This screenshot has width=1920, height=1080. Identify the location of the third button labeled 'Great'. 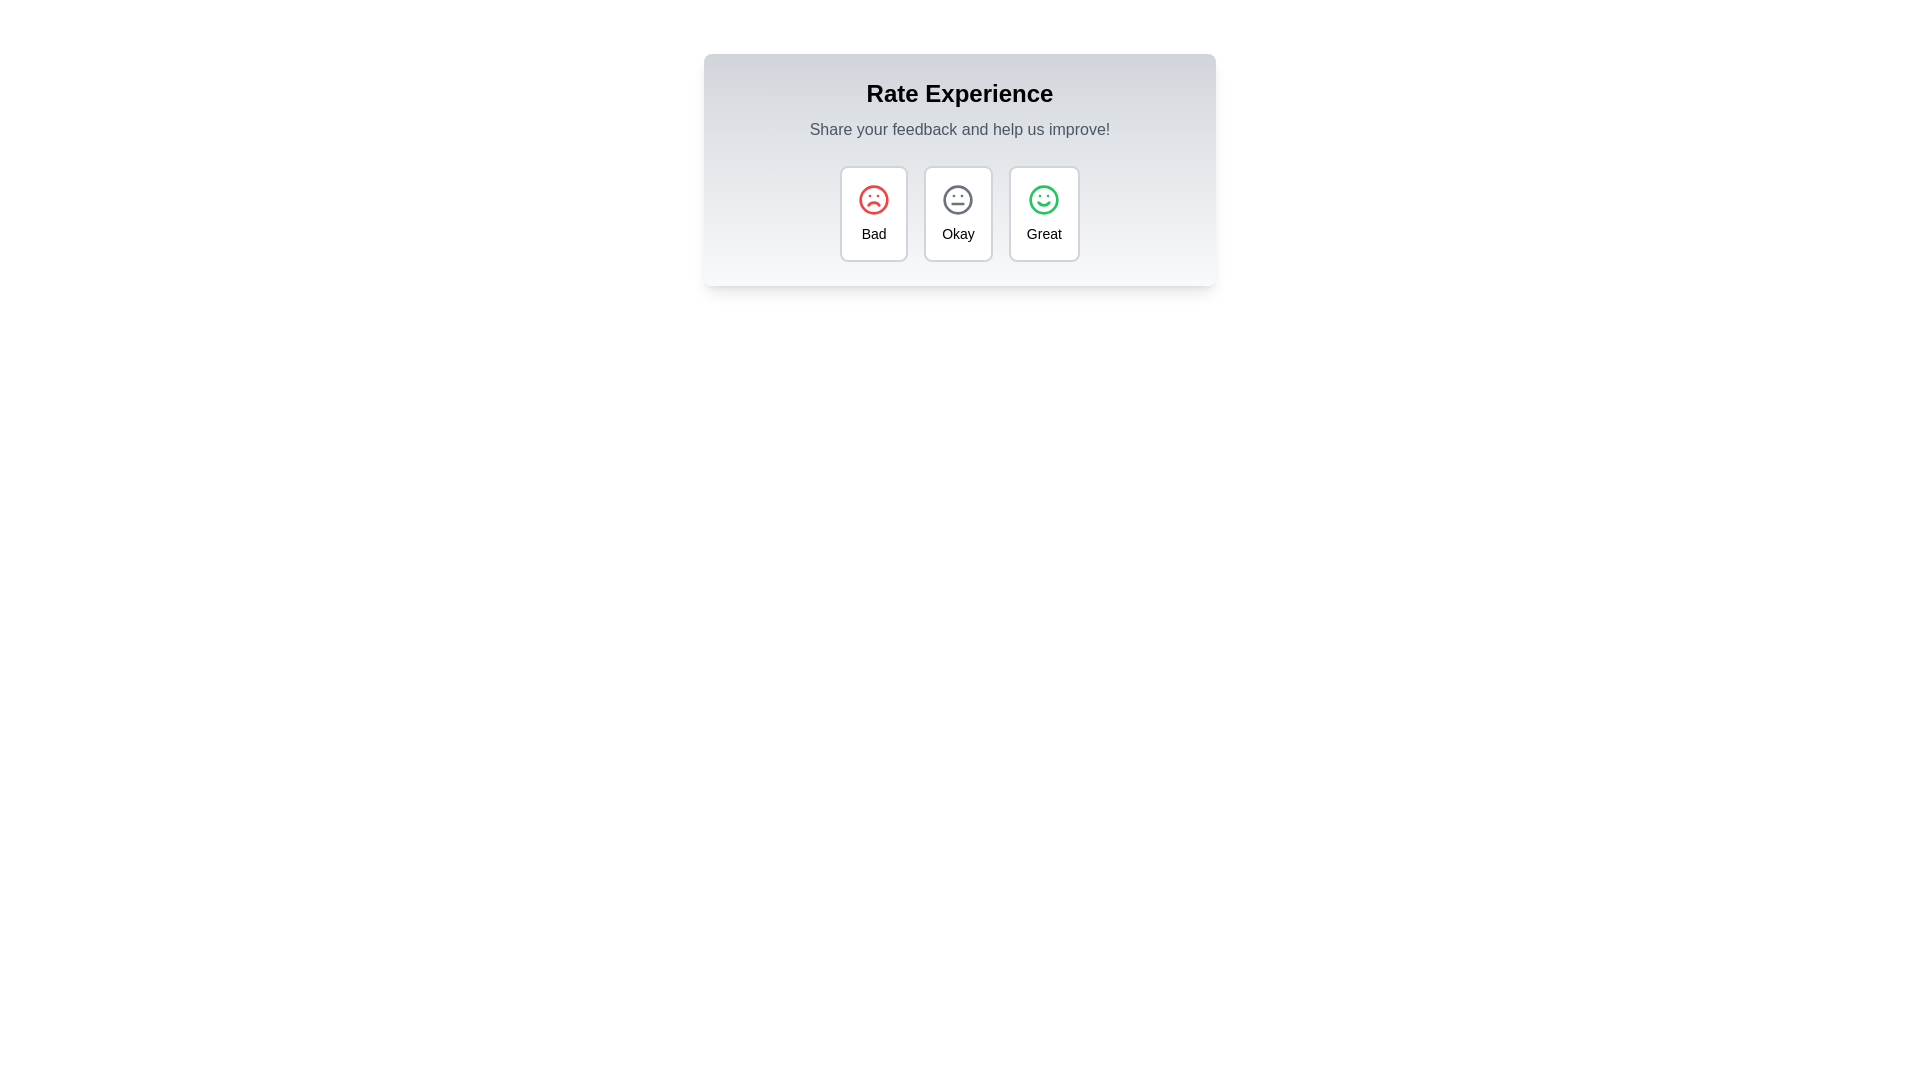
(1043, 213).